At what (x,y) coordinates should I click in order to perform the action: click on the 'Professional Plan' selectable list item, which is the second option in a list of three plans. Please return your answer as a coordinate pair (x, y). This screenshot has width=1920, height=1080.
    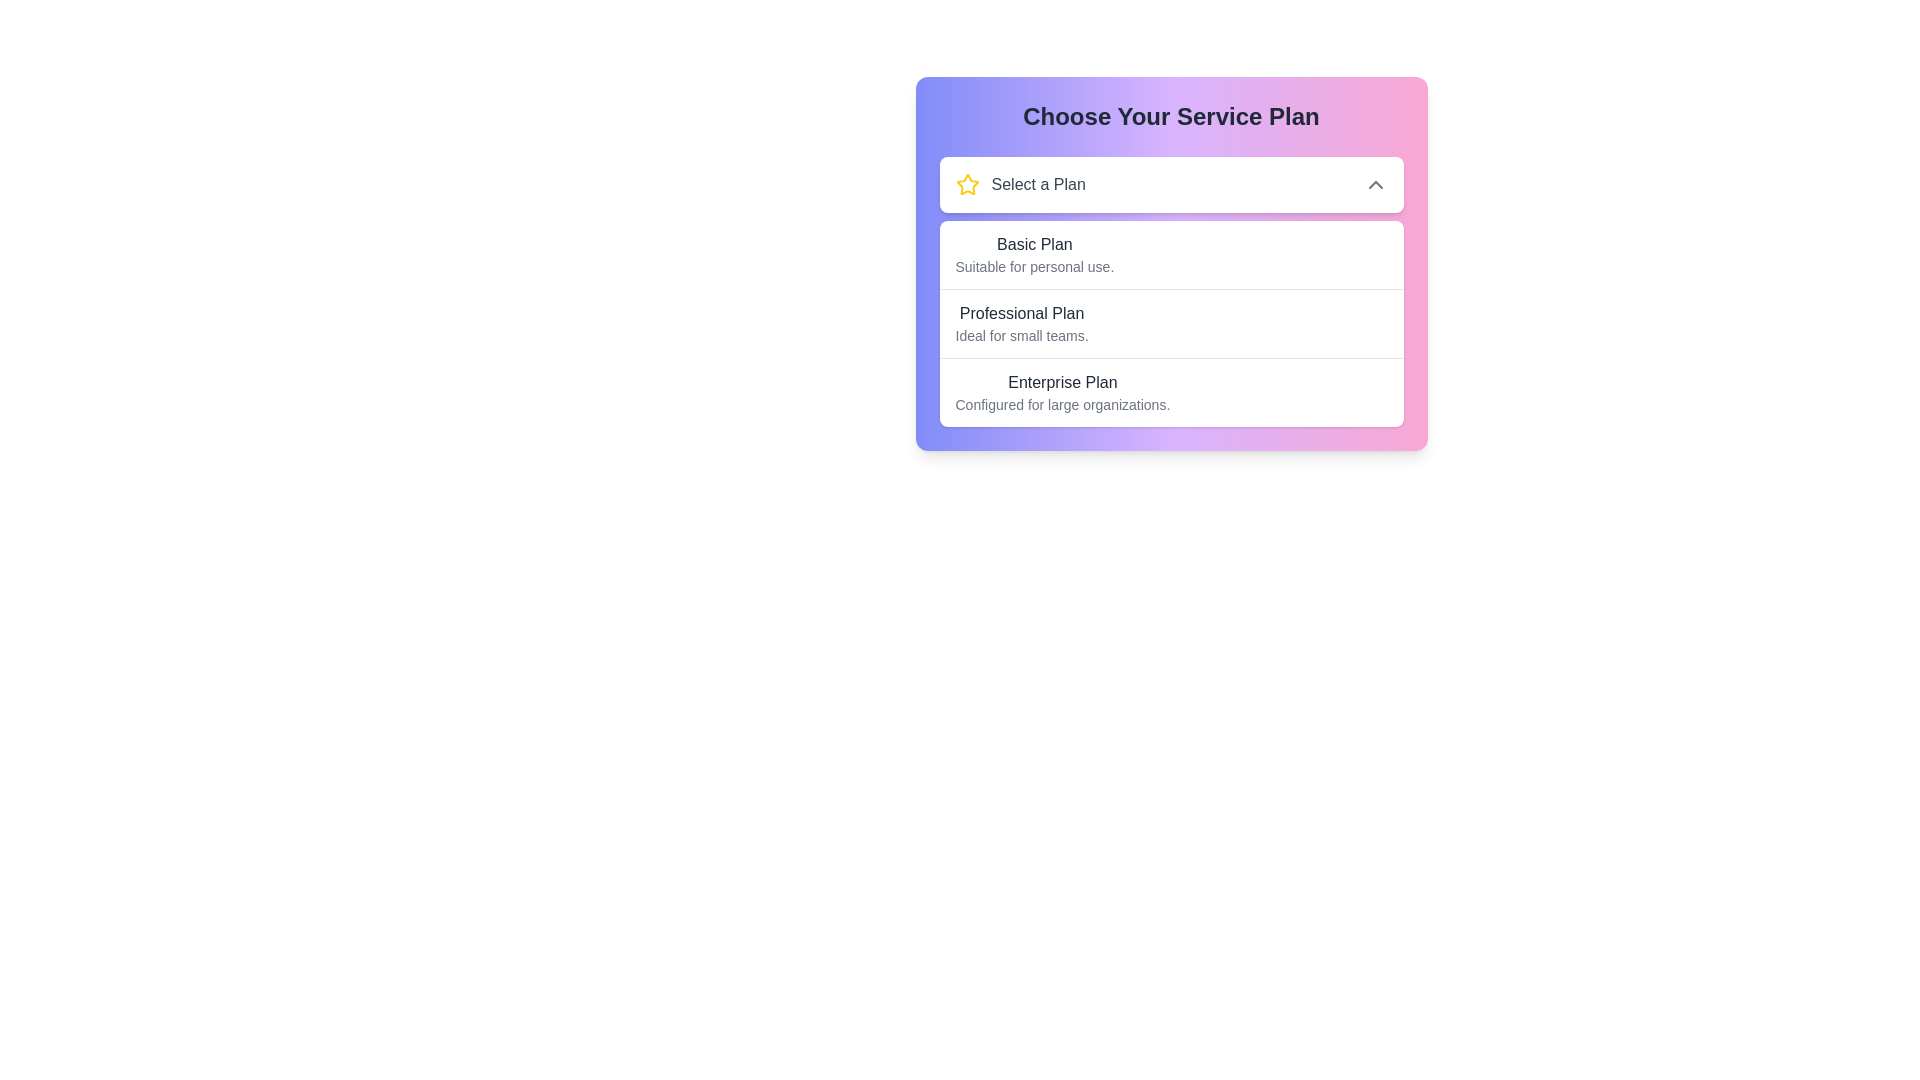
    Looking at the image, I should click on (1171, 322).